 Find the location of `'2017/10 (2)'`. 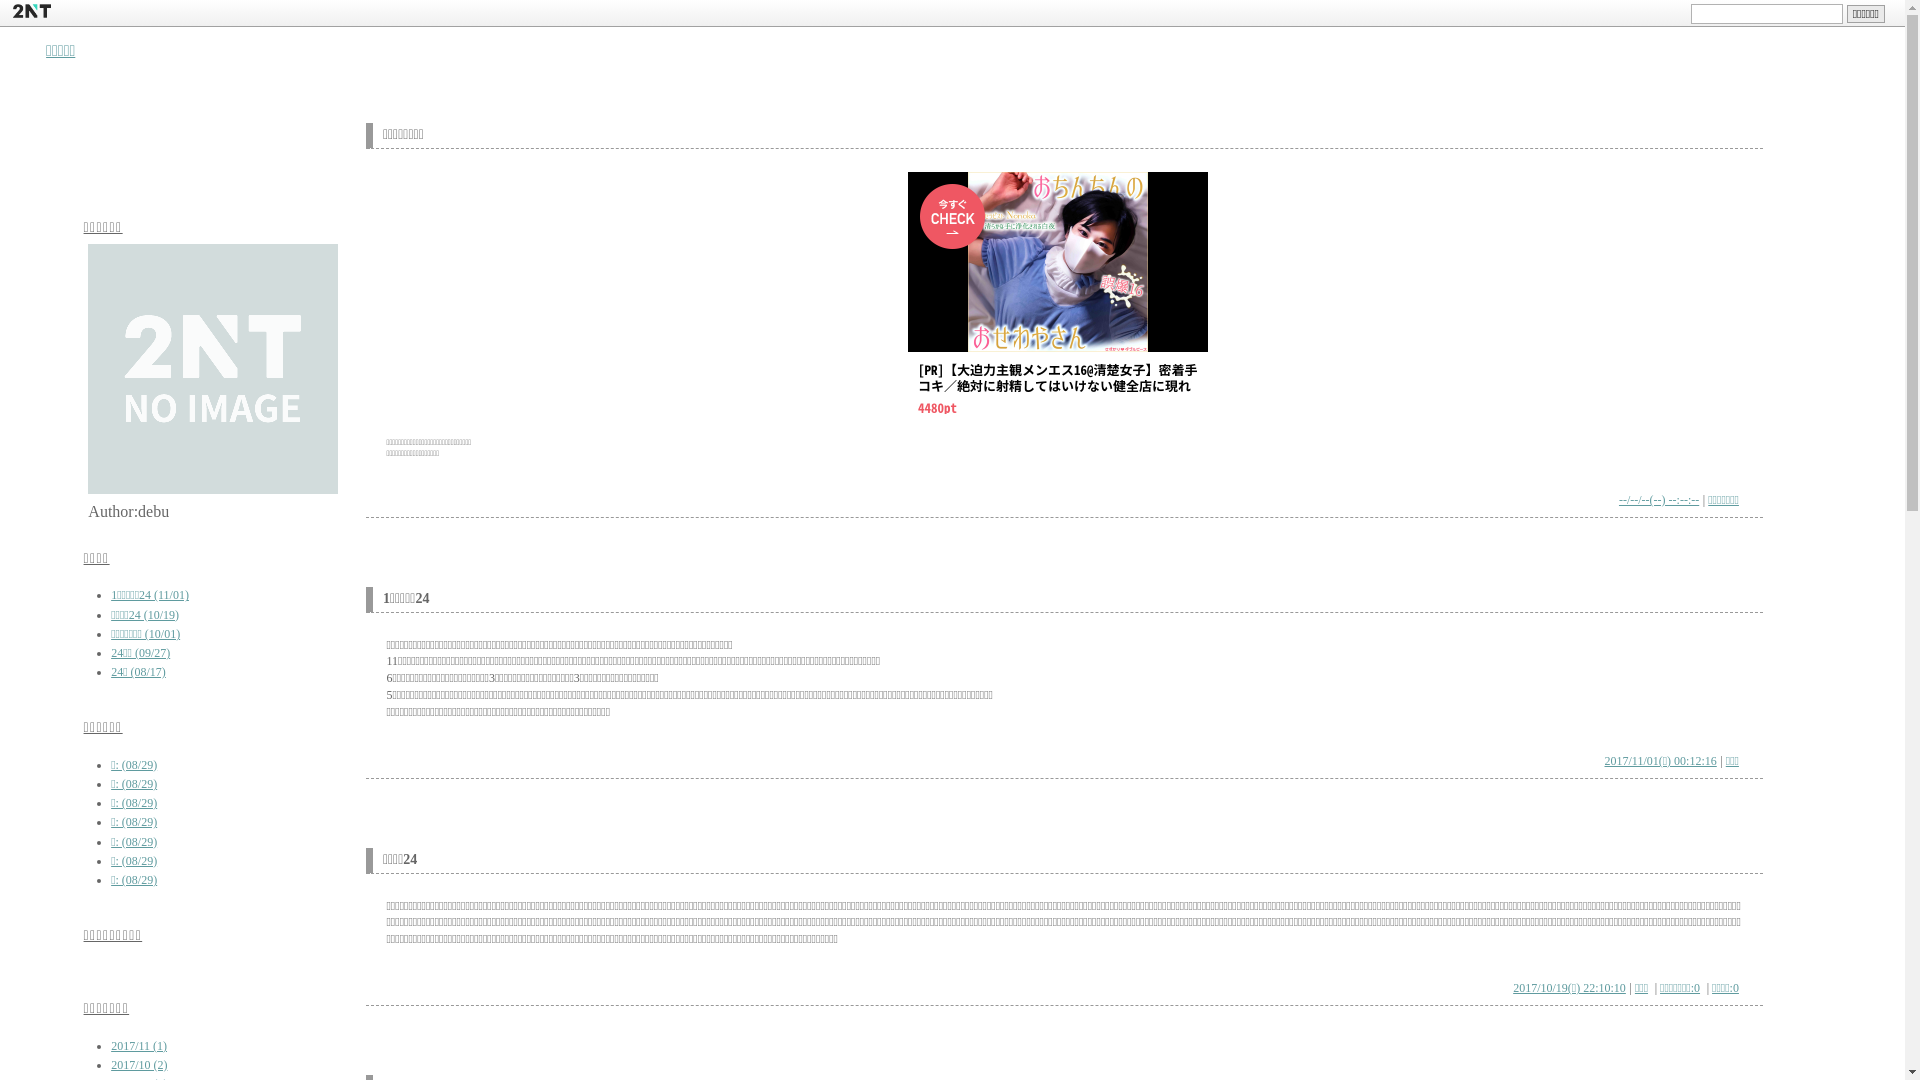

'2017/10 (2)' is located at coordinates (138, 1063).